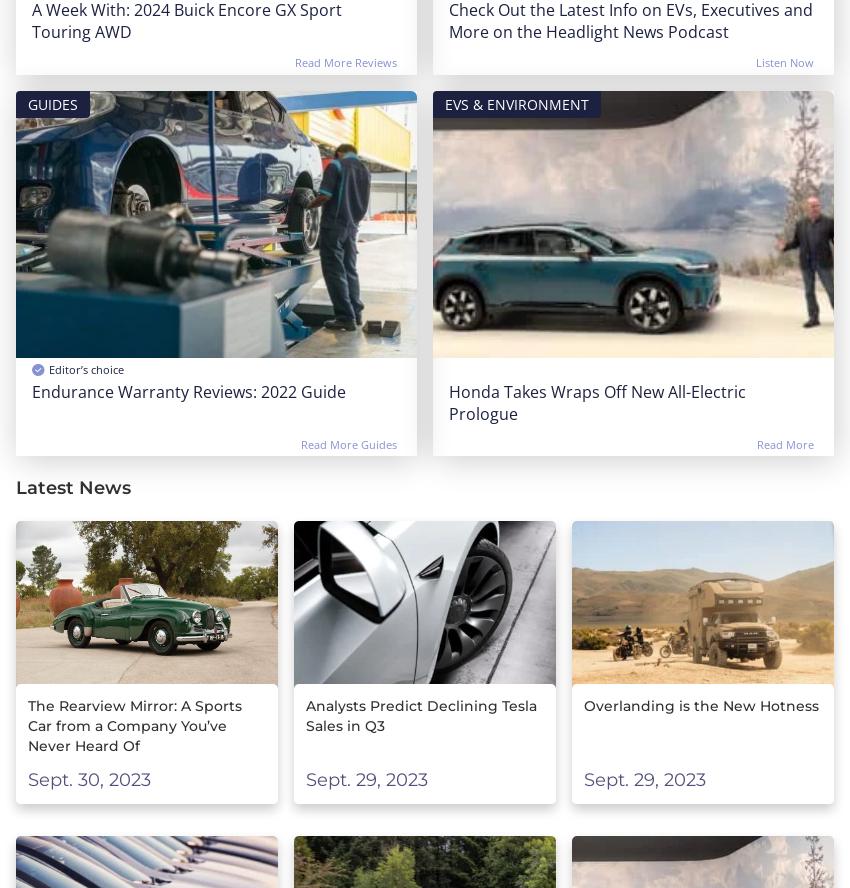 This screenshot has width=850, height=888. What do you see at coordinates (348, 444) in the screenshot?
I see `'Read More Guides'` at bounding box center [348, 444].